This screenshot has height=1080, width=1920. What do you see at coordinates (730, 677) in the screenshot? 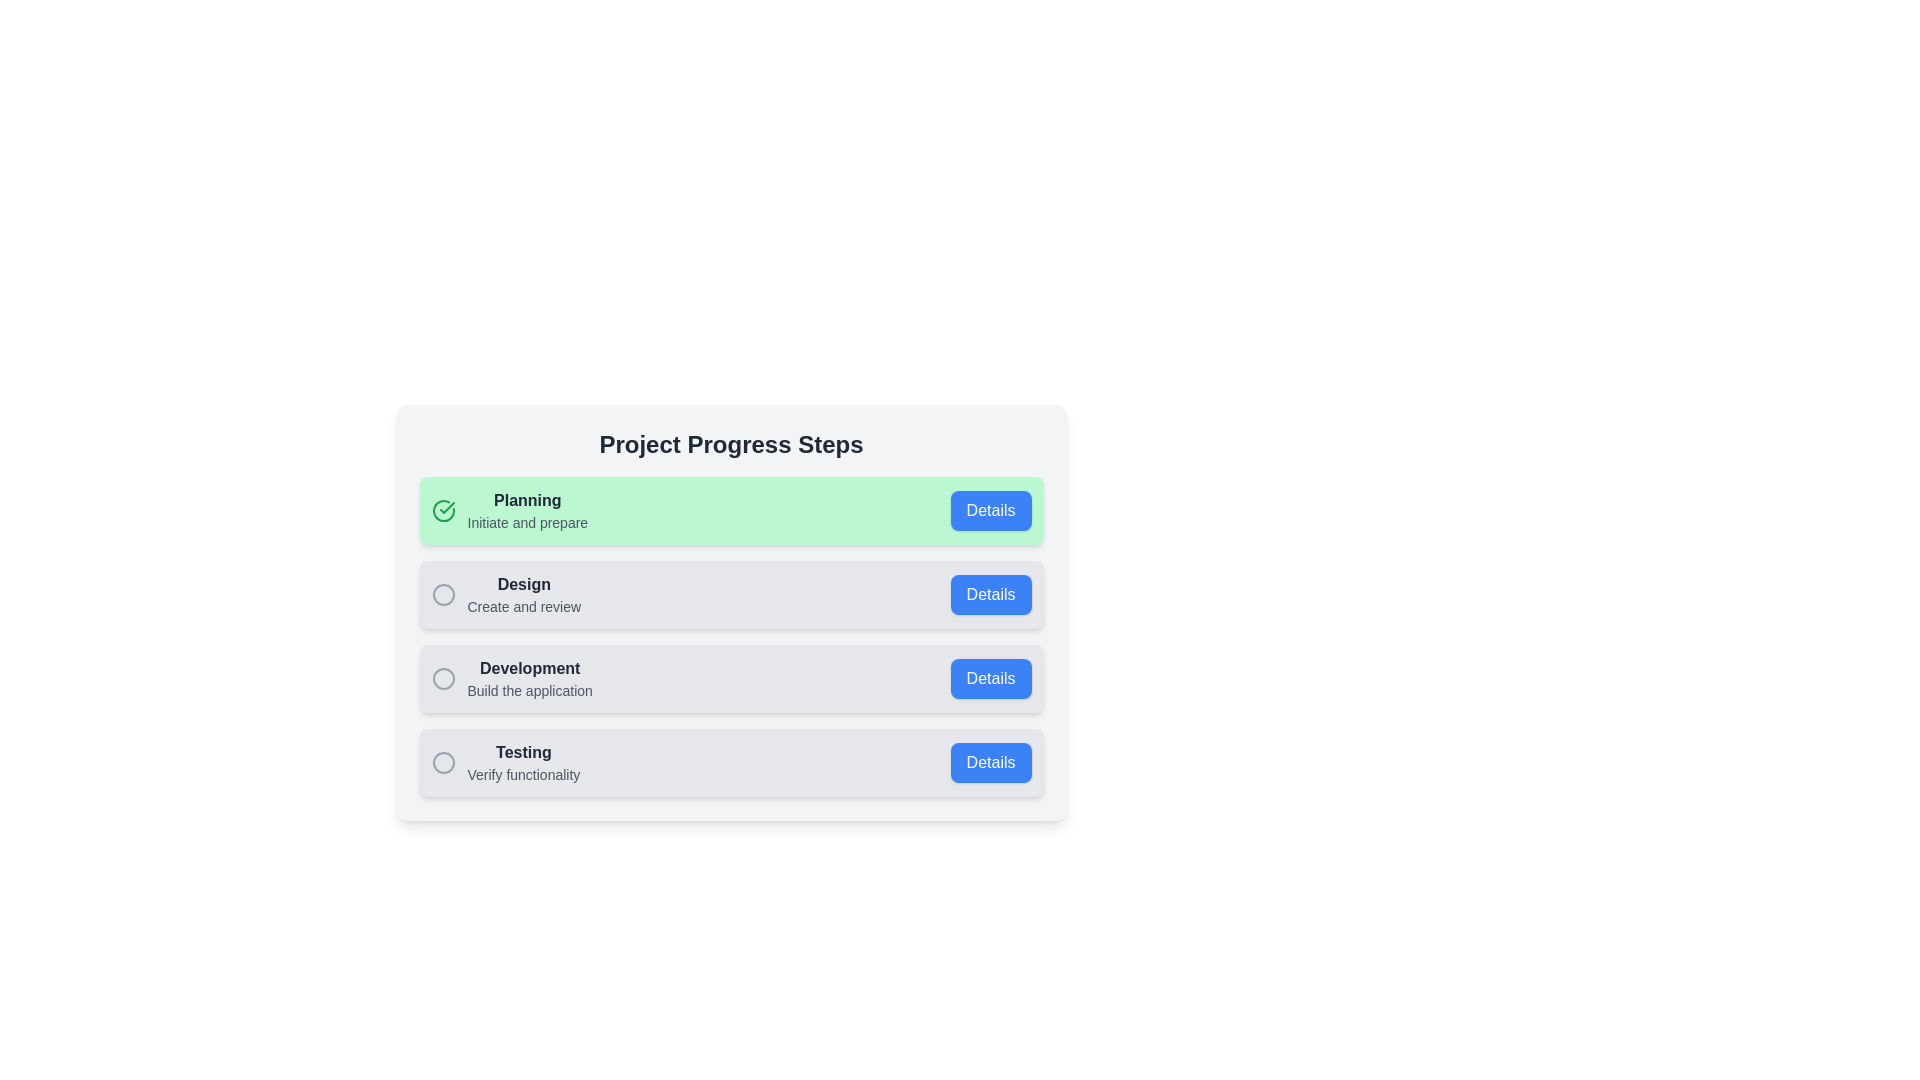
I see `the step corresponding to Development` at bounding box center [730, 677].